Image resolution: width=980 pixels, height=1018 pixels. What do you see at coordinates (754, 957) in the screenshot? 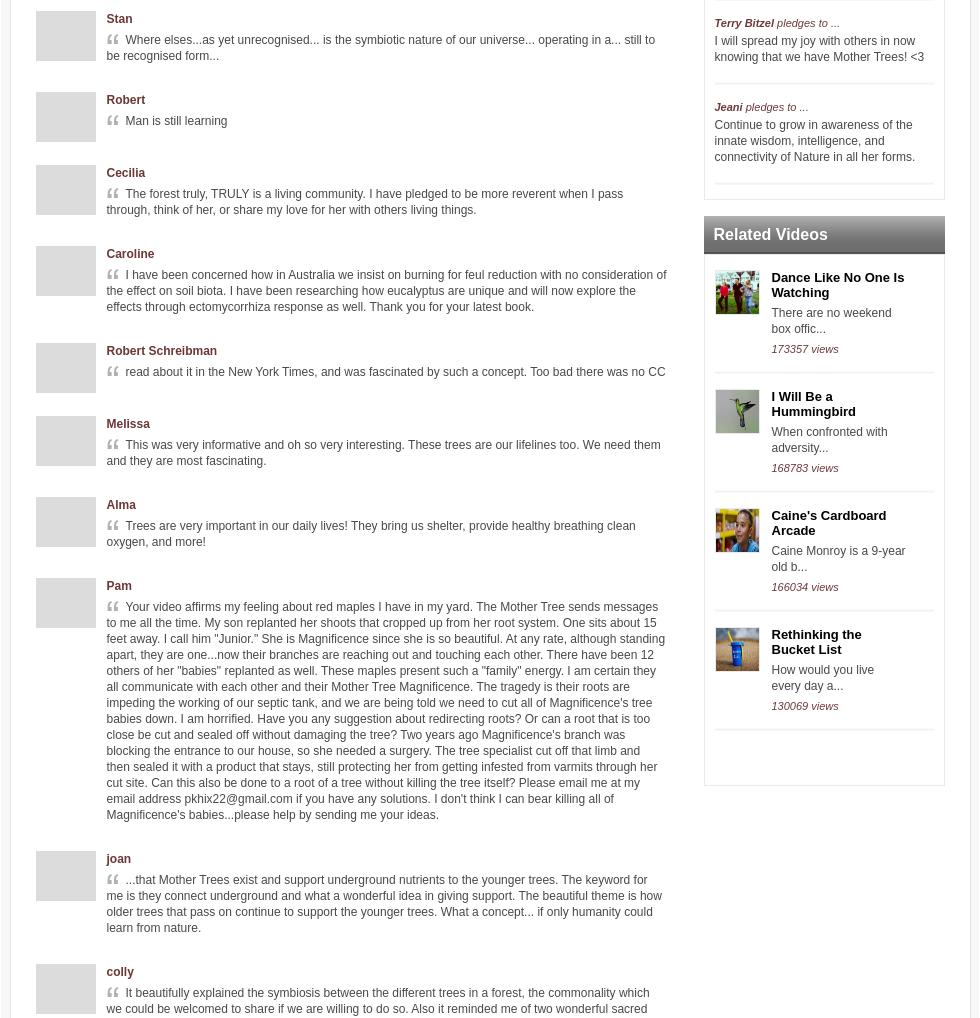
I see `'Kira Alia Leeon'` at bounding box center [754, 957].